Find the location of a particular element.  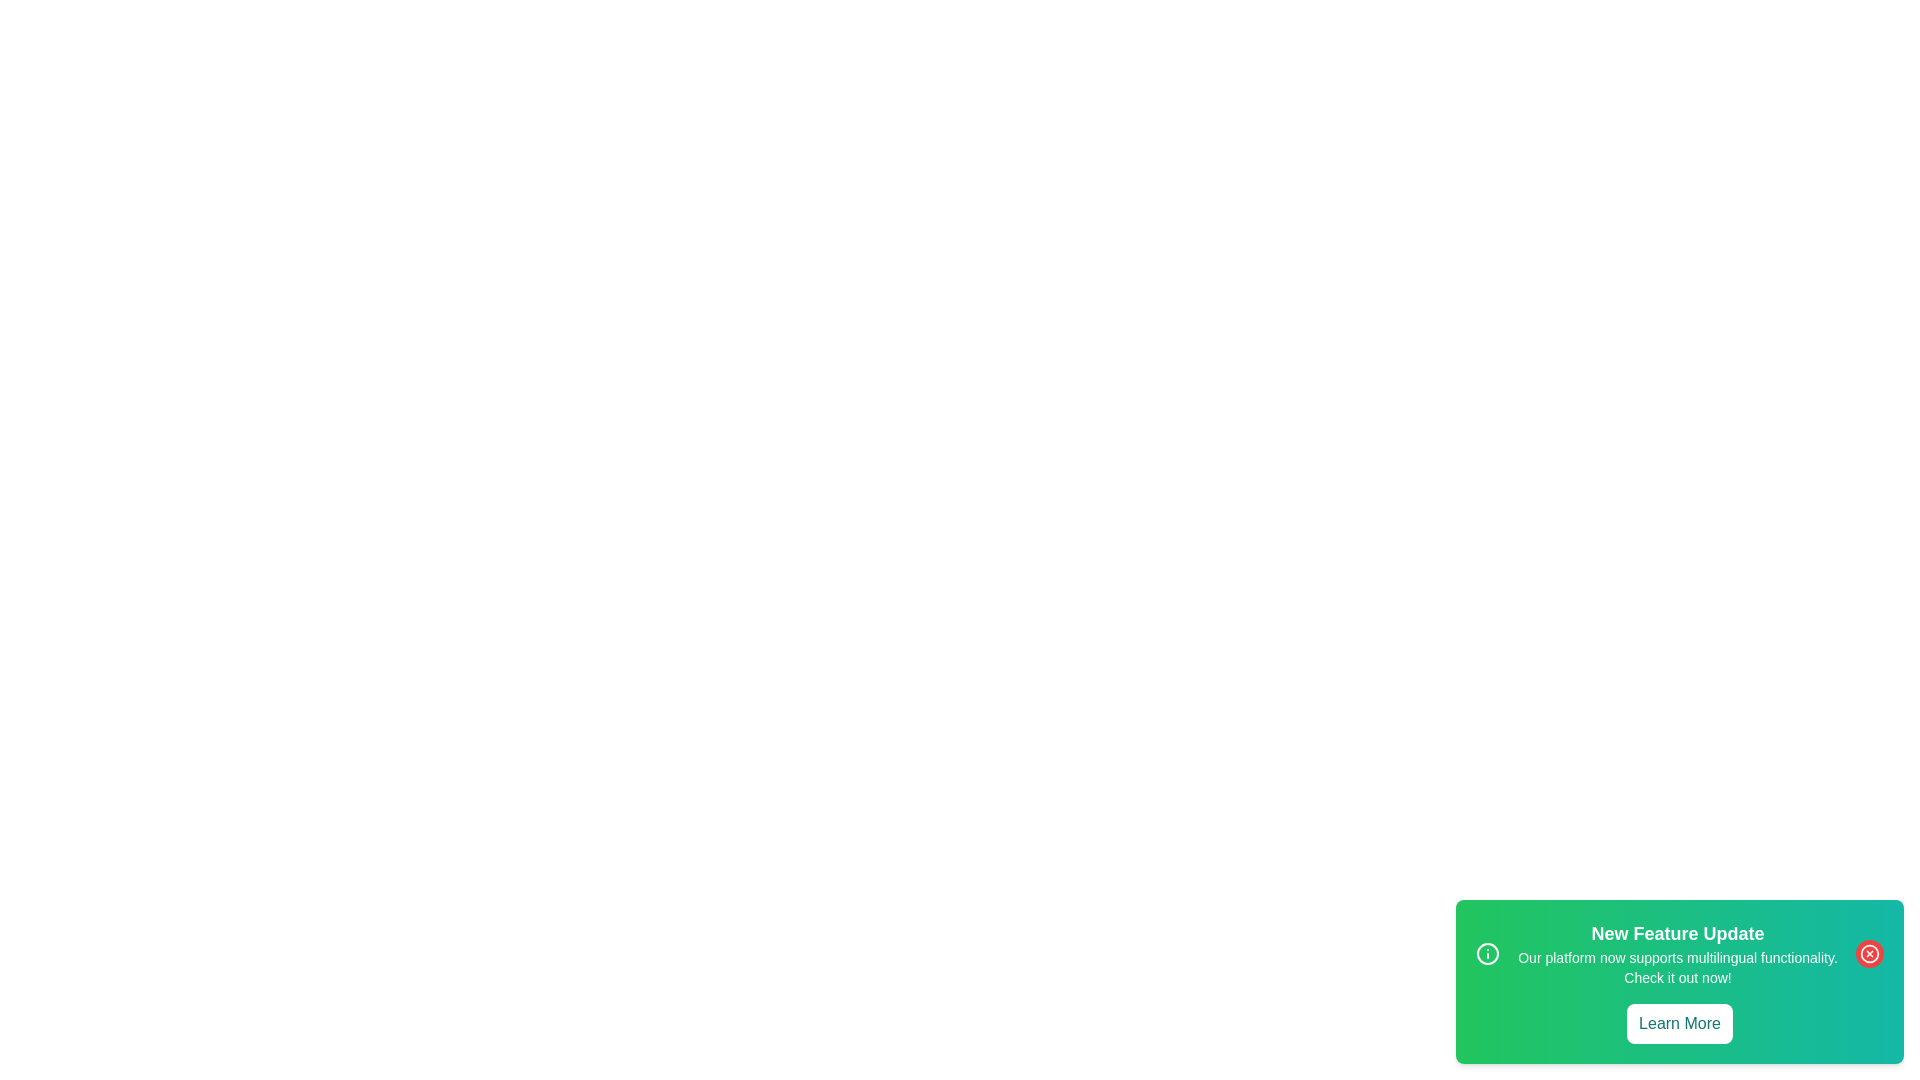

the 'Learn More' button to trigger the alert is located at coordinates (1680, 1023).